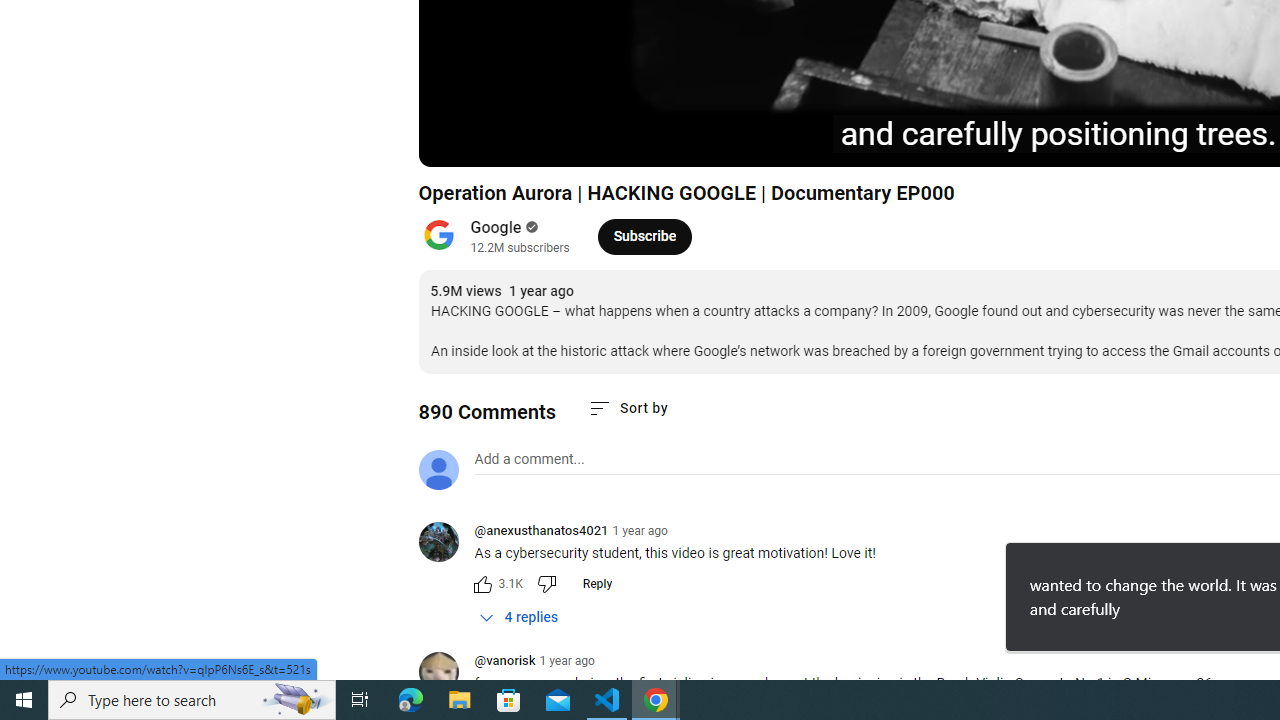  Describe the element at coordinates (519, 616) in the screenshot. I see `'4 replies'` at that location.